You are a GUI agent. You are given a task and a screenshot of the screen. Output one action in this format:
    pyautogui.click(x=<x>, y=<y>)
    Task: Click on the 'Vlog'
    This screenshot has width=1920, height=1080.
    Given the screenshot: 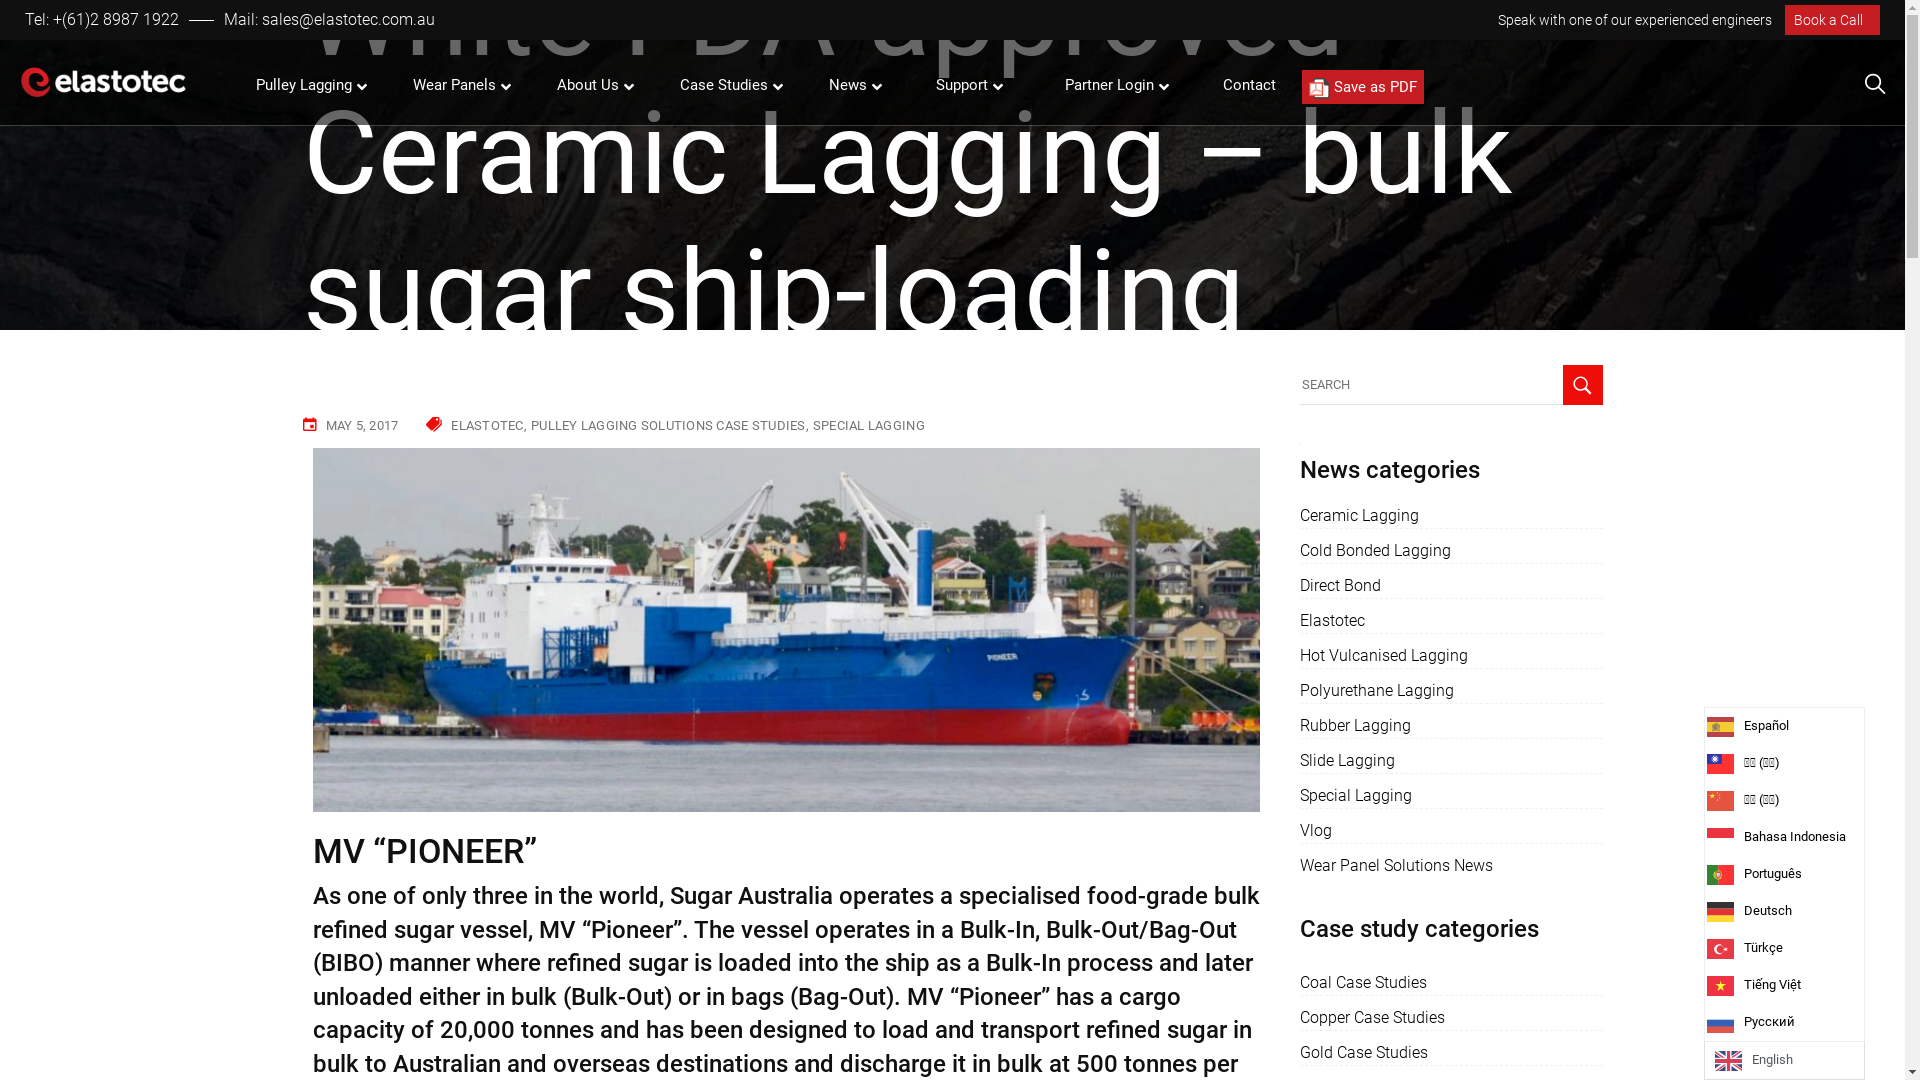 What is the action you would take?
    pyautogui.click(x=1300, y=830)
    